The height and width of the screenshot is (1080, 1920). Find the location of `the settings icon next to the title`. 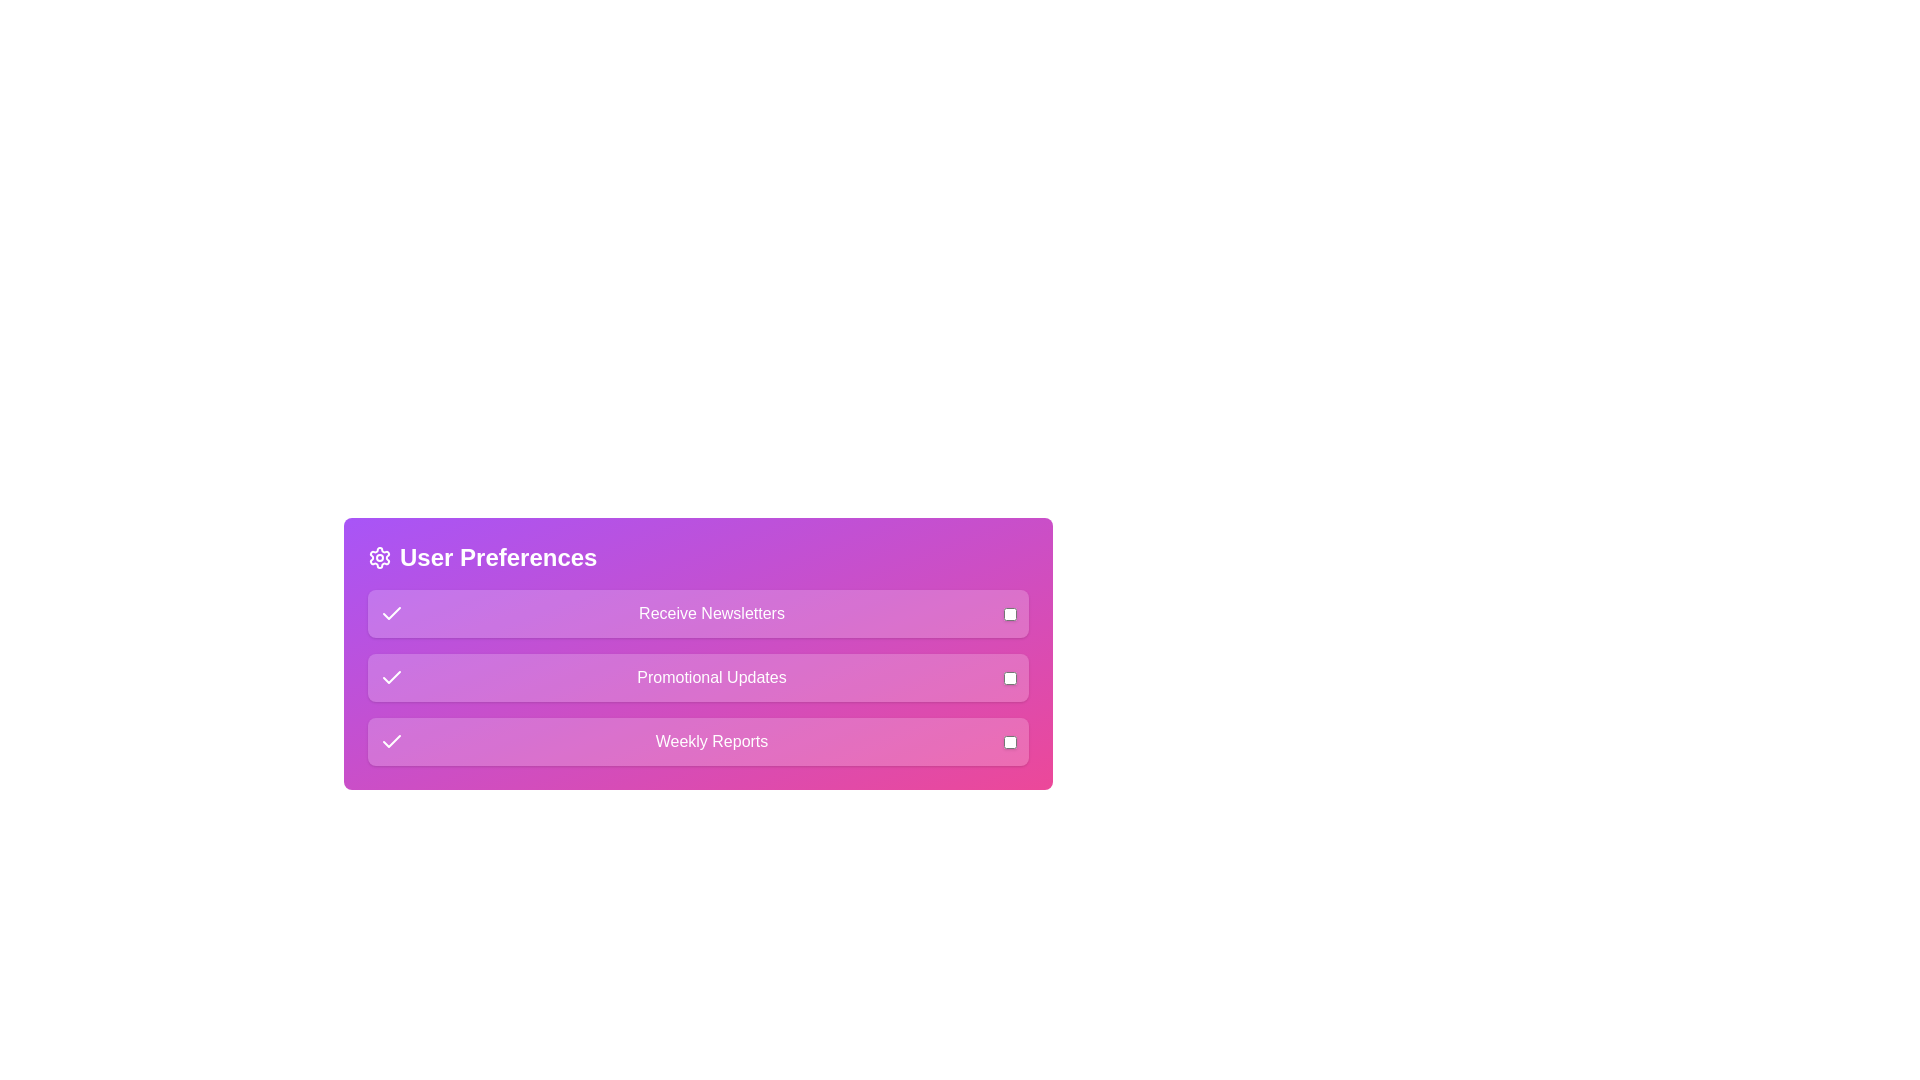

the settings icon next to the title is located at coordinates (379, 558).